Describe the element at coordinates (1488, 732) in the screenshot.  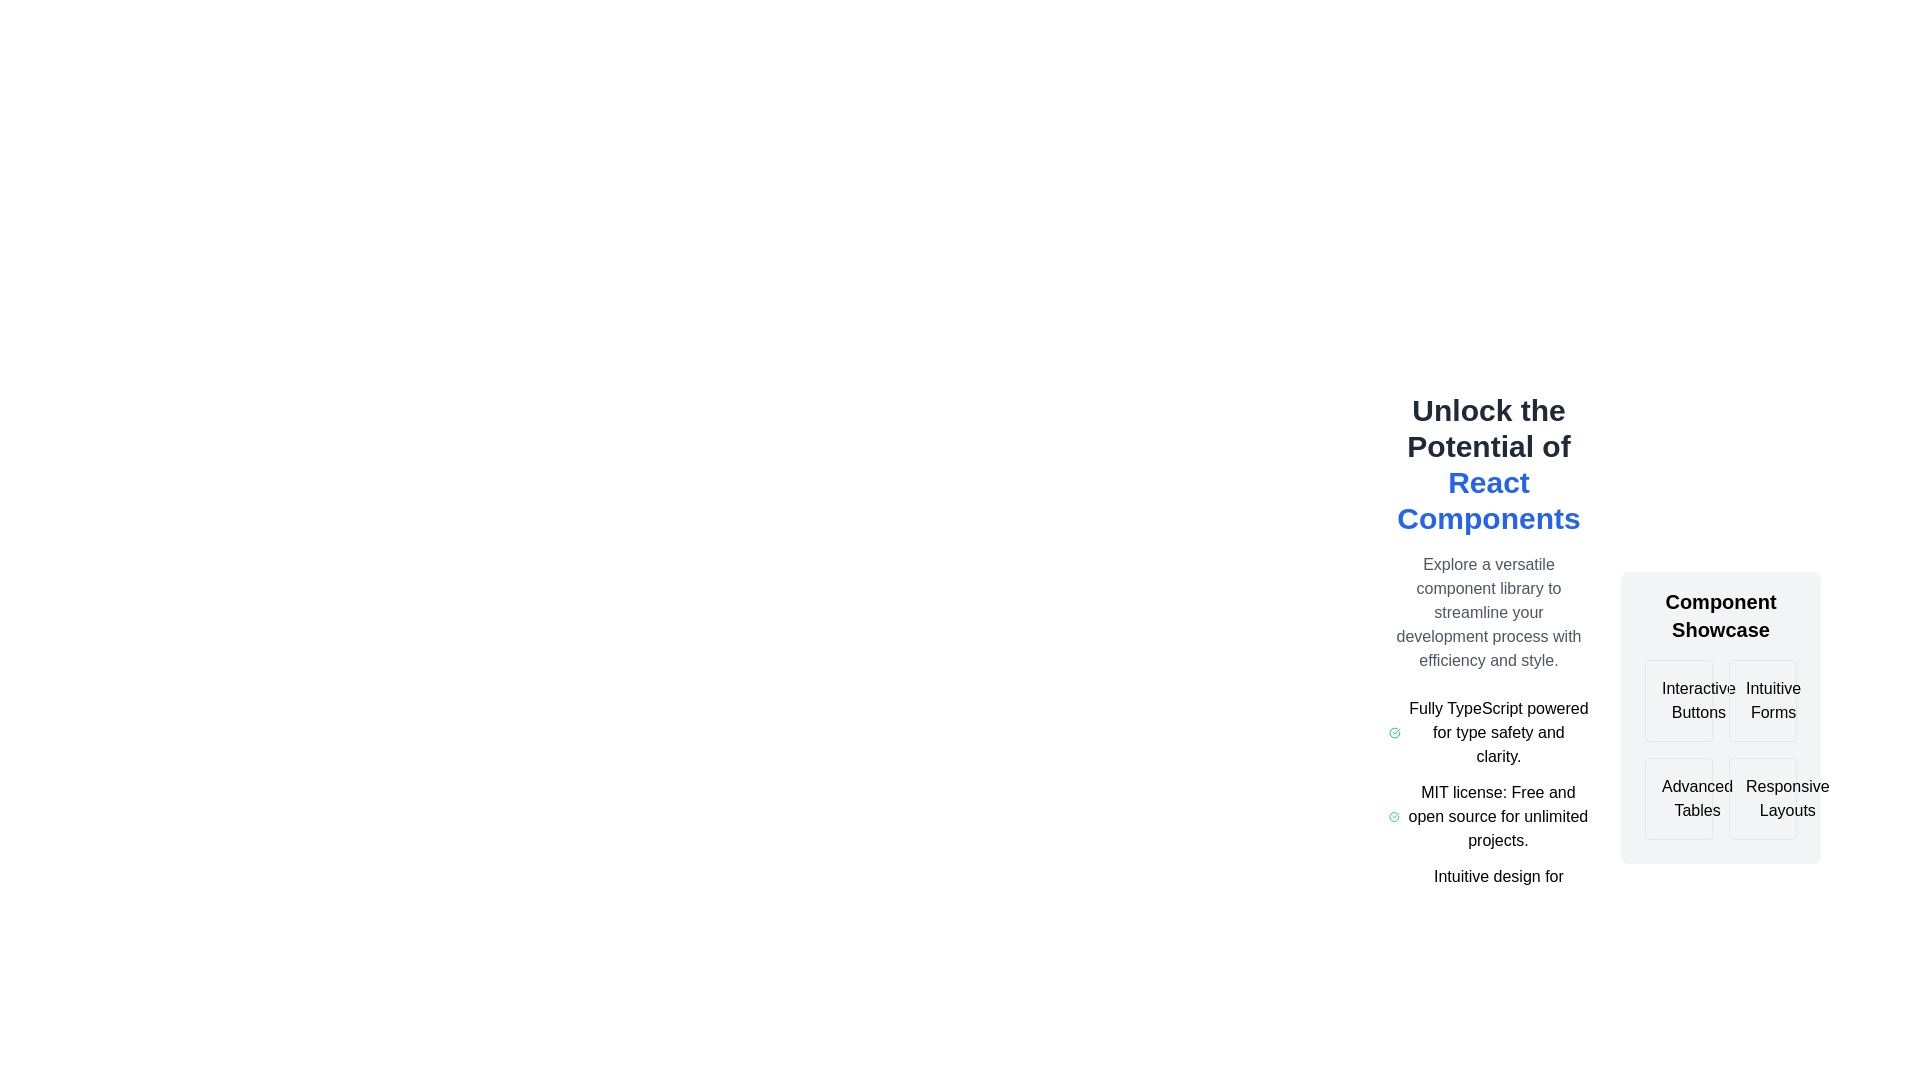
I see `the informational text stating 'Fully TypeScript powered for type safety and clarity.' with the green checkmark icon` at that location.